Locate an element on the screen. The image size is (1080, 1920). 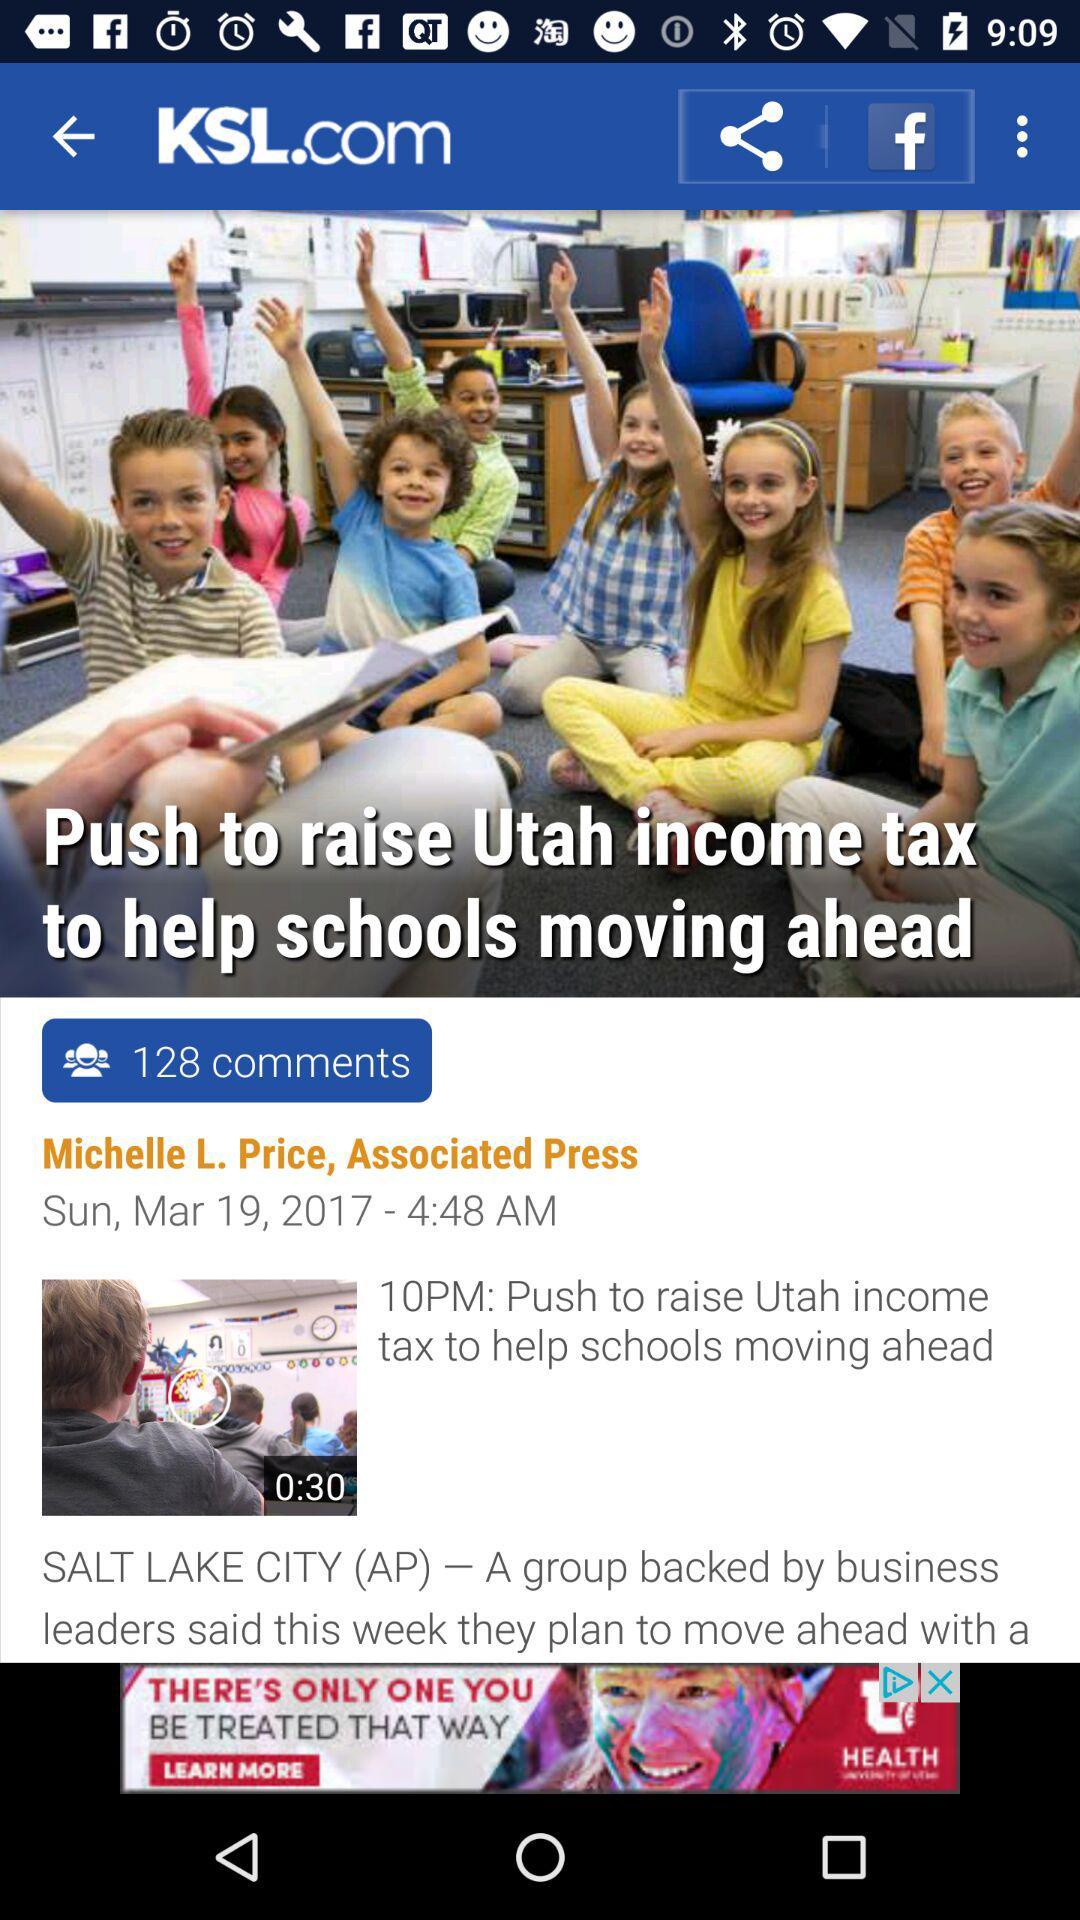
advertisement is located at coordinates (540, 1727).